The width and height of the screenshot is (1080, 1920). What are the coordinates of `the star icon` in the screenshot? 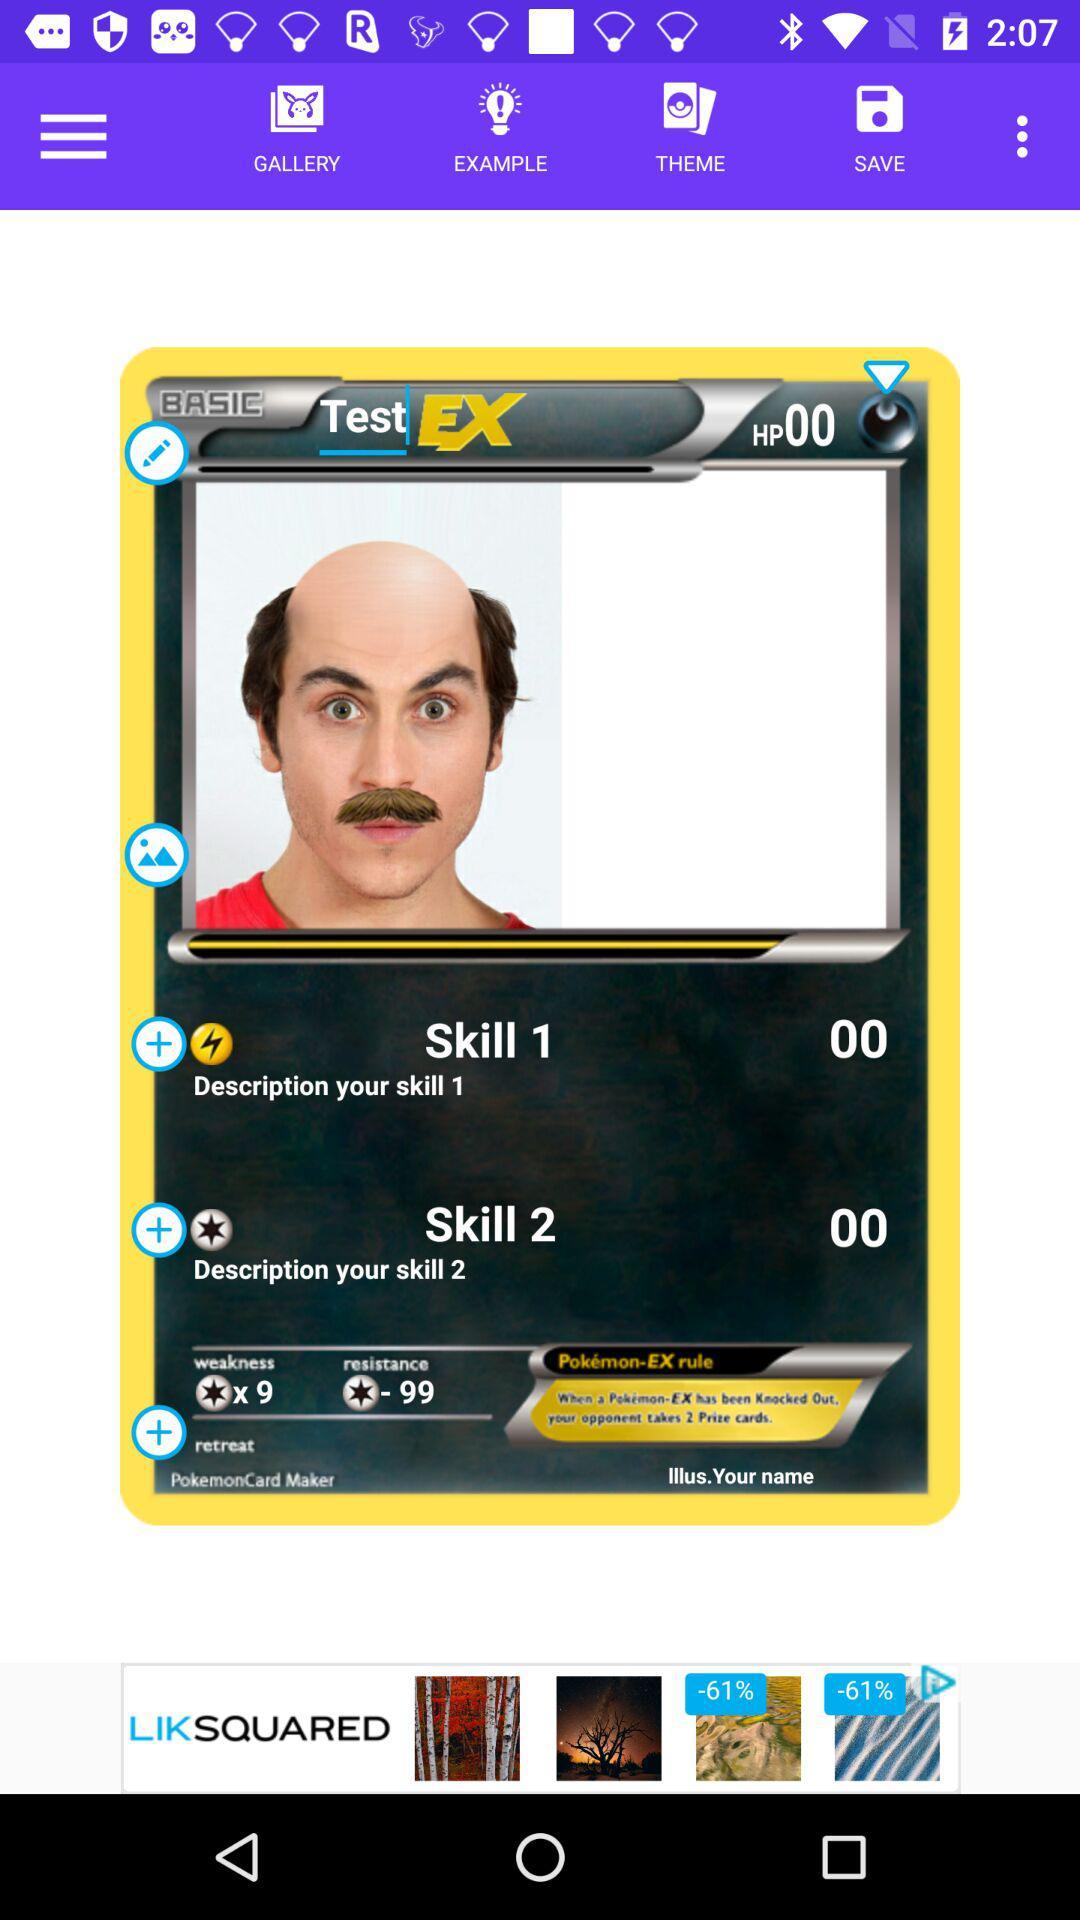 It's located at (214, 1392).